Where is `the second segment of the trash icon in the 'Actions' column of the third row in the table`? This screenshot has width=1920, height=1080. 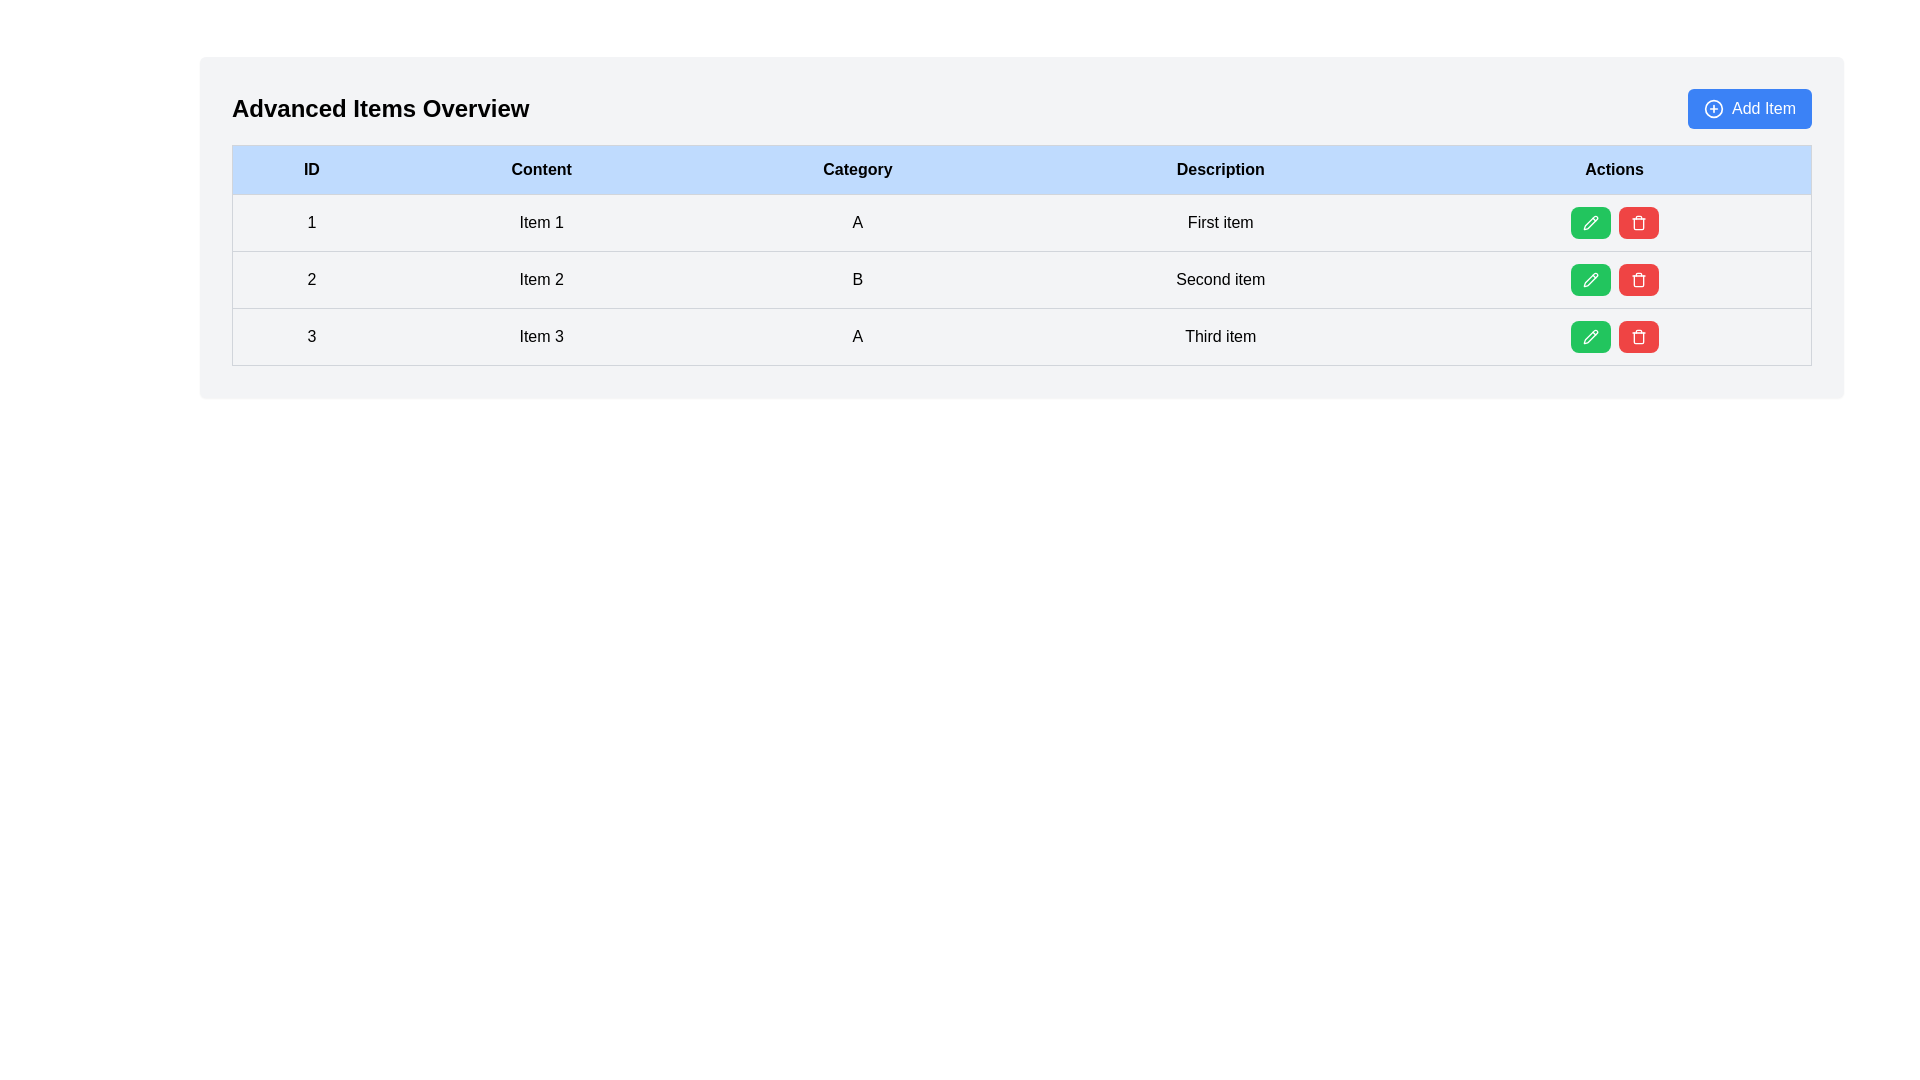
the second segment of the trash icon in the 'Actions' column of the third row in the table is located at coordinates (1638, 281).